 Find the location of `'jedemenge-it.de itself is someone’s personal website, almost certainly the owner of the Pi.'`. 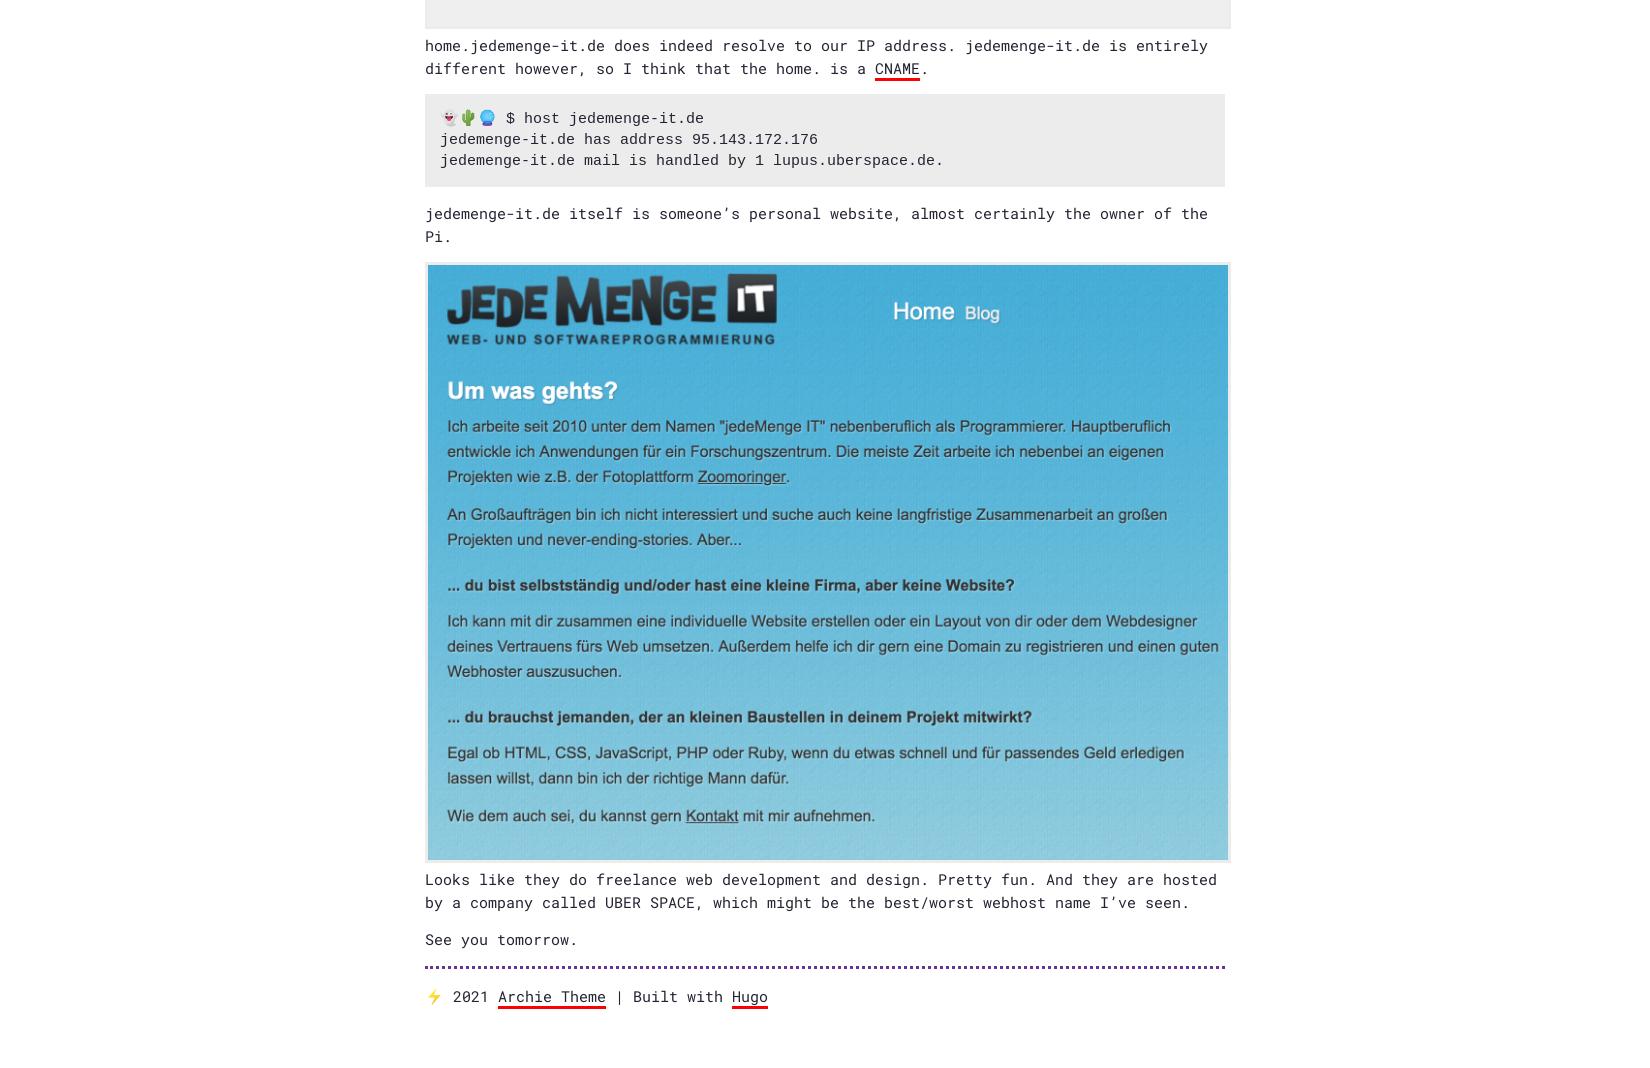

'jedemenge-it.de itself is someone’s personal website, almost certainly the owner of the Pi.' is located at coordinates (815, 223).